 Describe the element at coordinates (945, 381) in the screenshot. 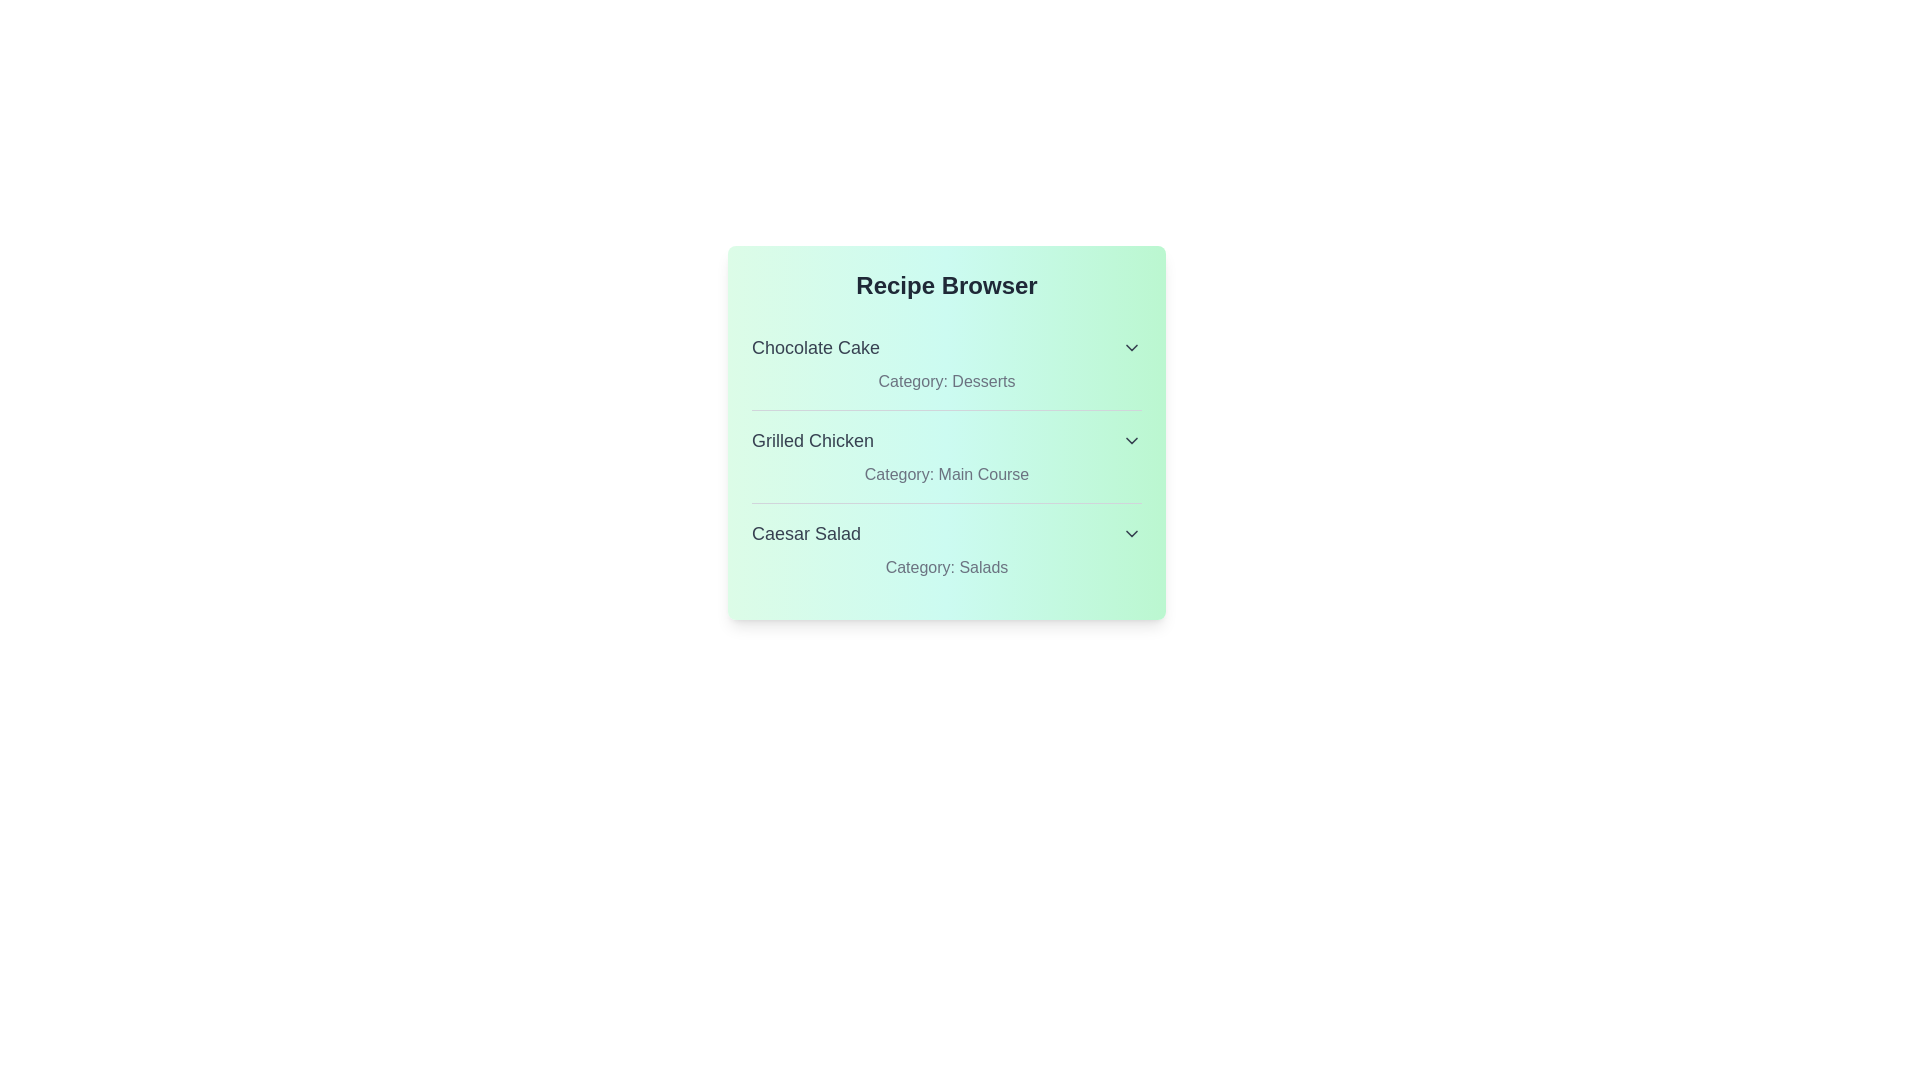

I see `the category text for Chocolate Cake to inspect its details` at that location.